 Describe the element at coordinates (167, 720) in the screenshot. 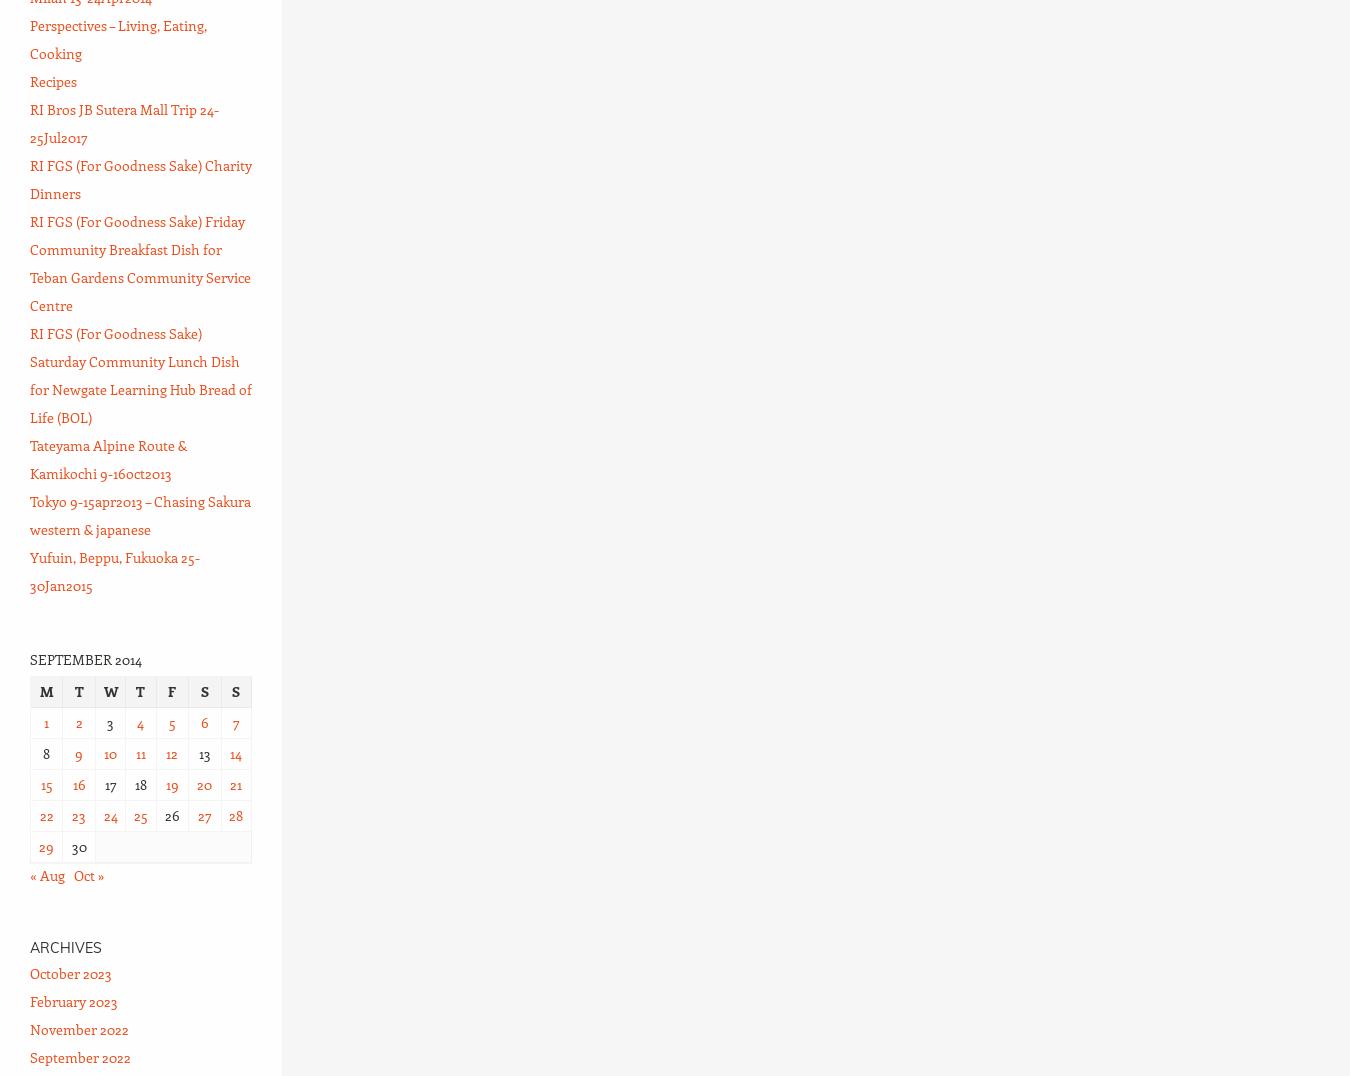

I see `'5'` at that location.